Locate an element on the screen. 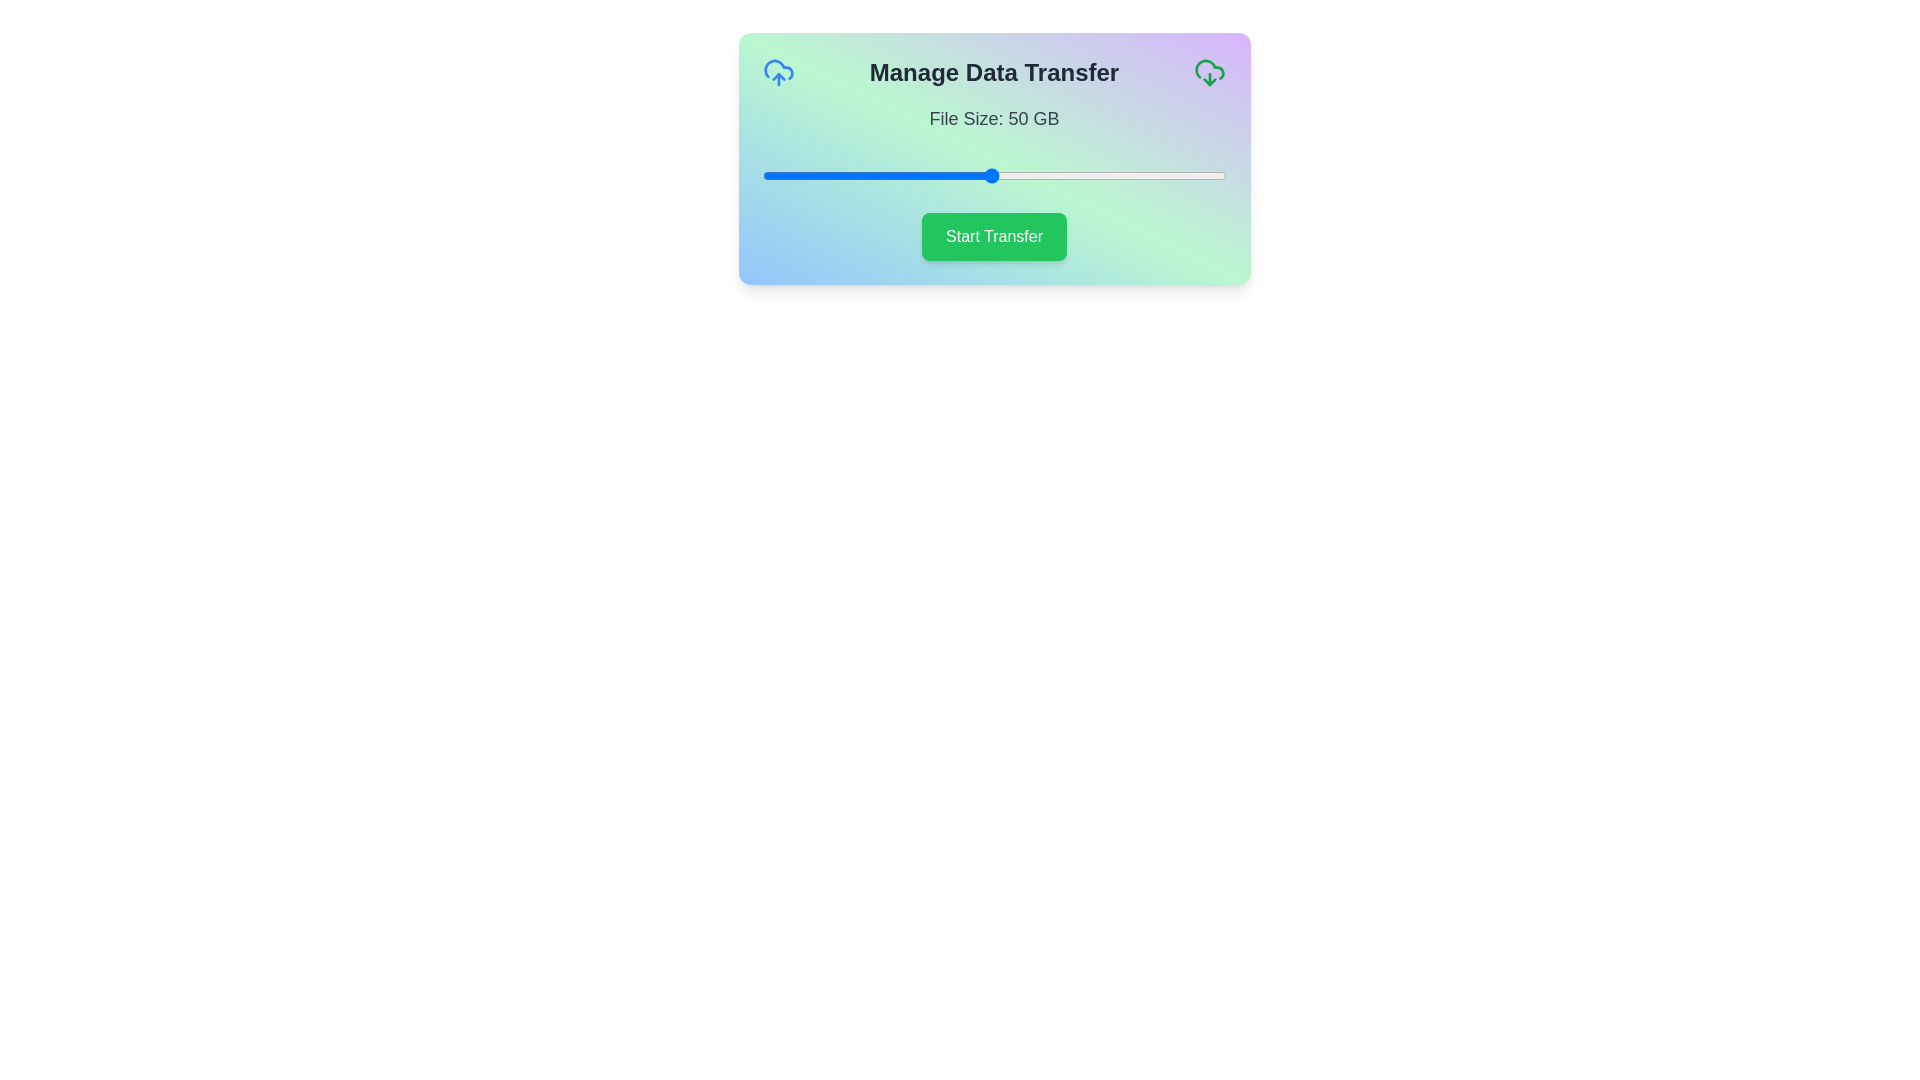 This screenshot has width=1920, height=1080. the slider to set the file size to 37 GB is located at coordinates (930, 175).